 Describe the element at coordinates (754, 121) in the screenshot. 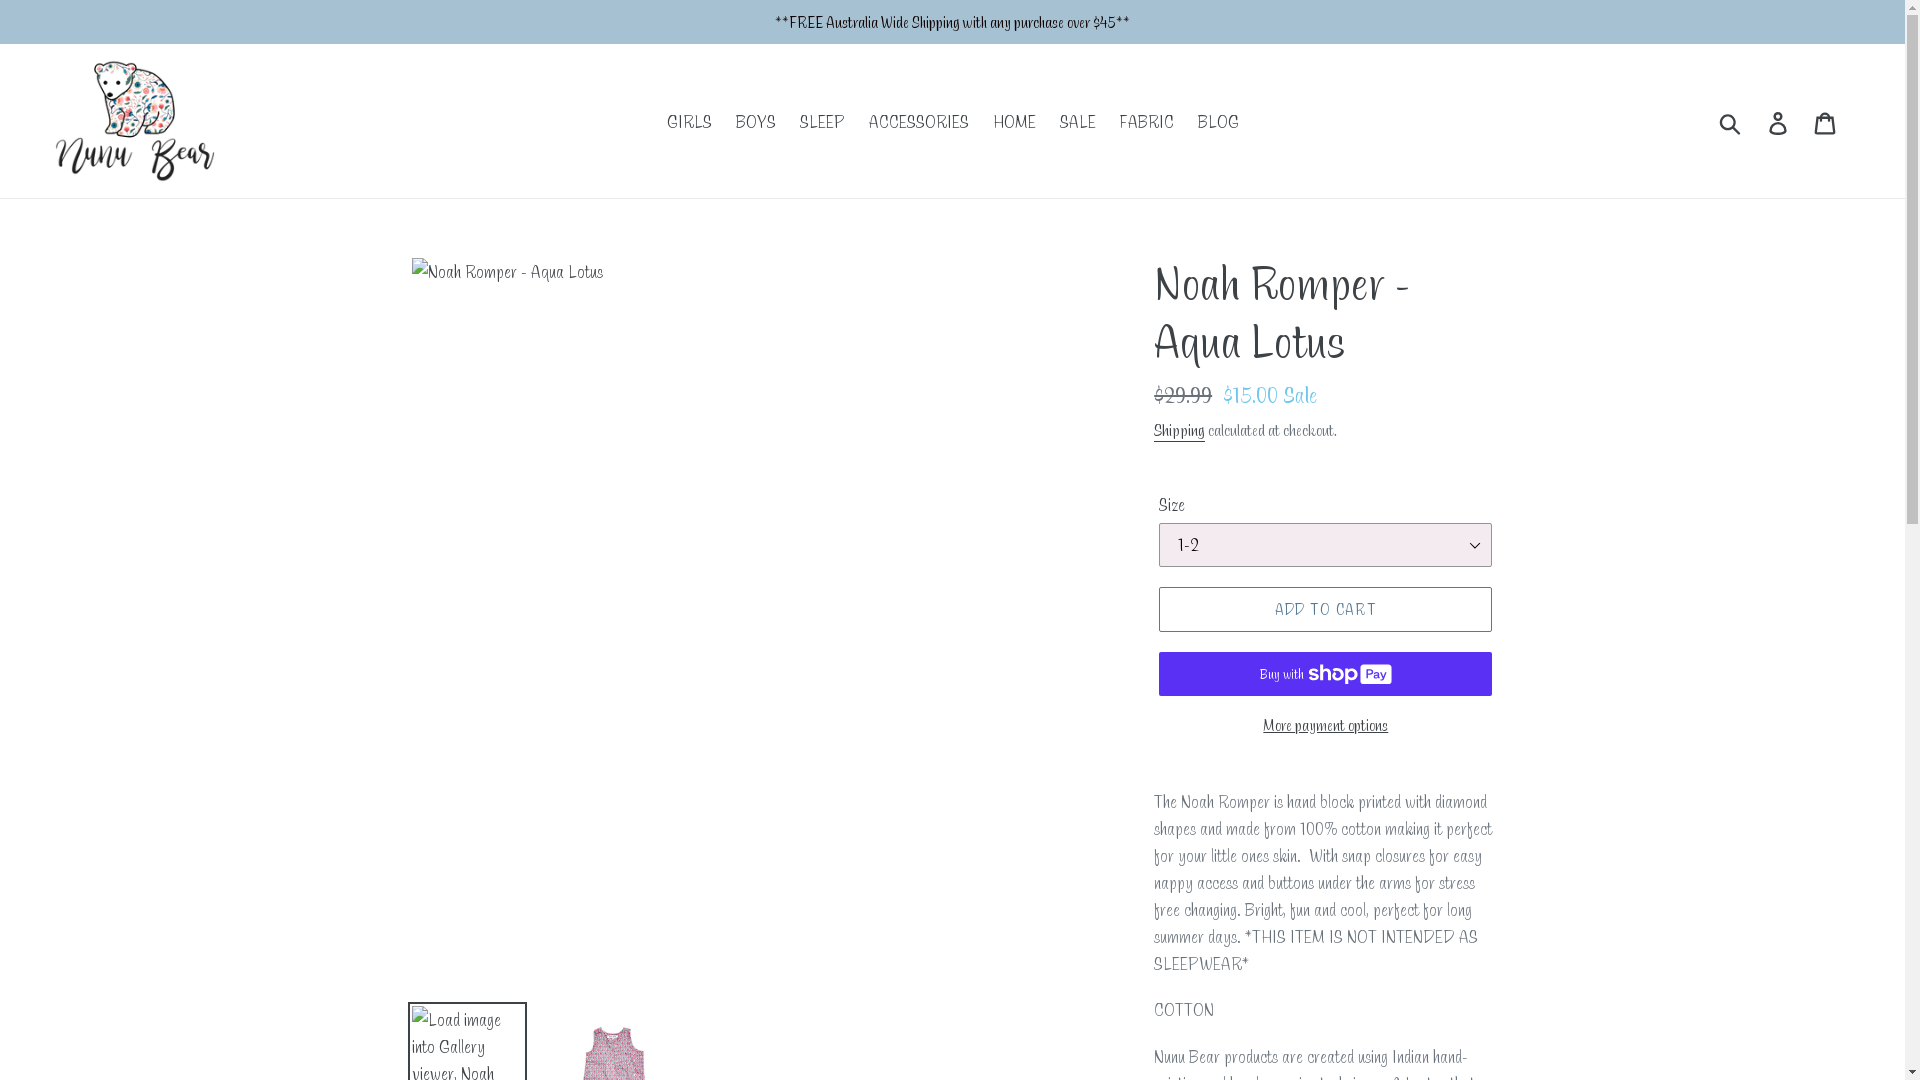

I see `'BOYS'` at that location.